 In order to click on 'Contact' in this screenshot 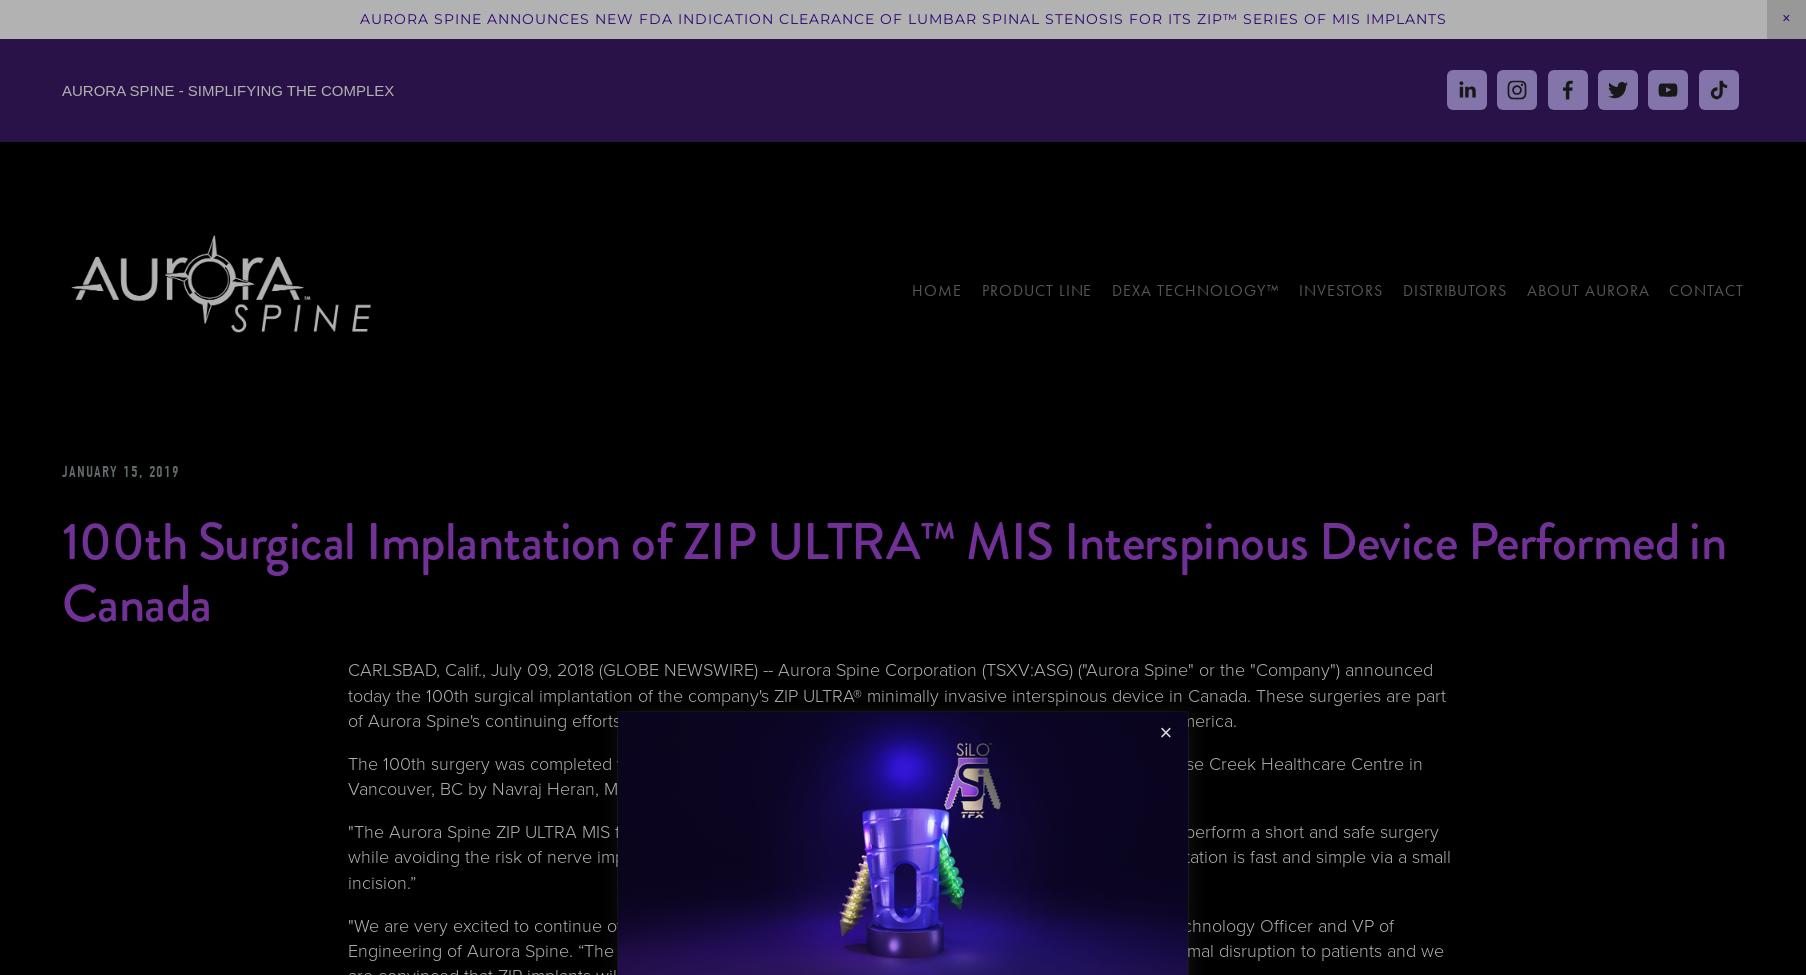, I will do `click(1705, 289)`.